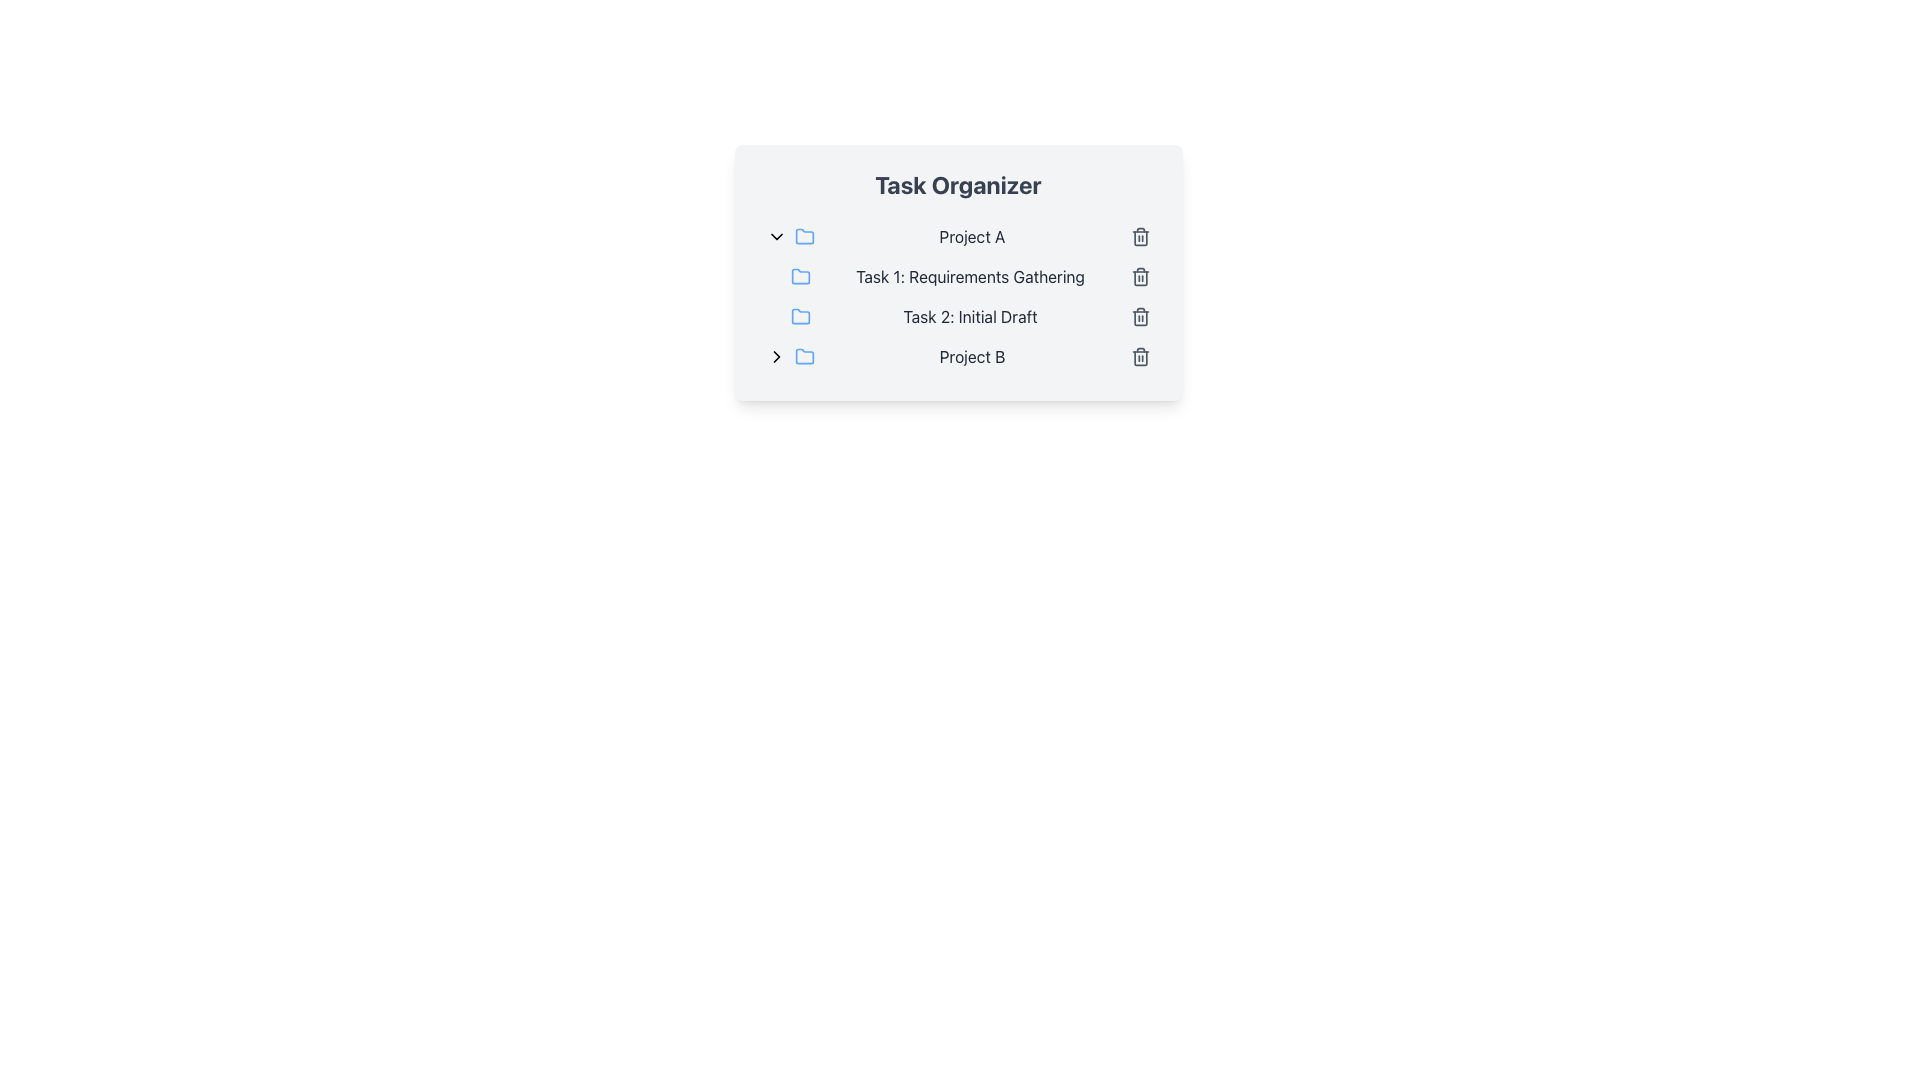 This screenshot has height=1080, width=1920. Describe the element at coordinates (800, 277) in the screenshot. I see `the folder icon with a blue outline associated with the task 'Task 1: Requirements Gathering'` at that location.